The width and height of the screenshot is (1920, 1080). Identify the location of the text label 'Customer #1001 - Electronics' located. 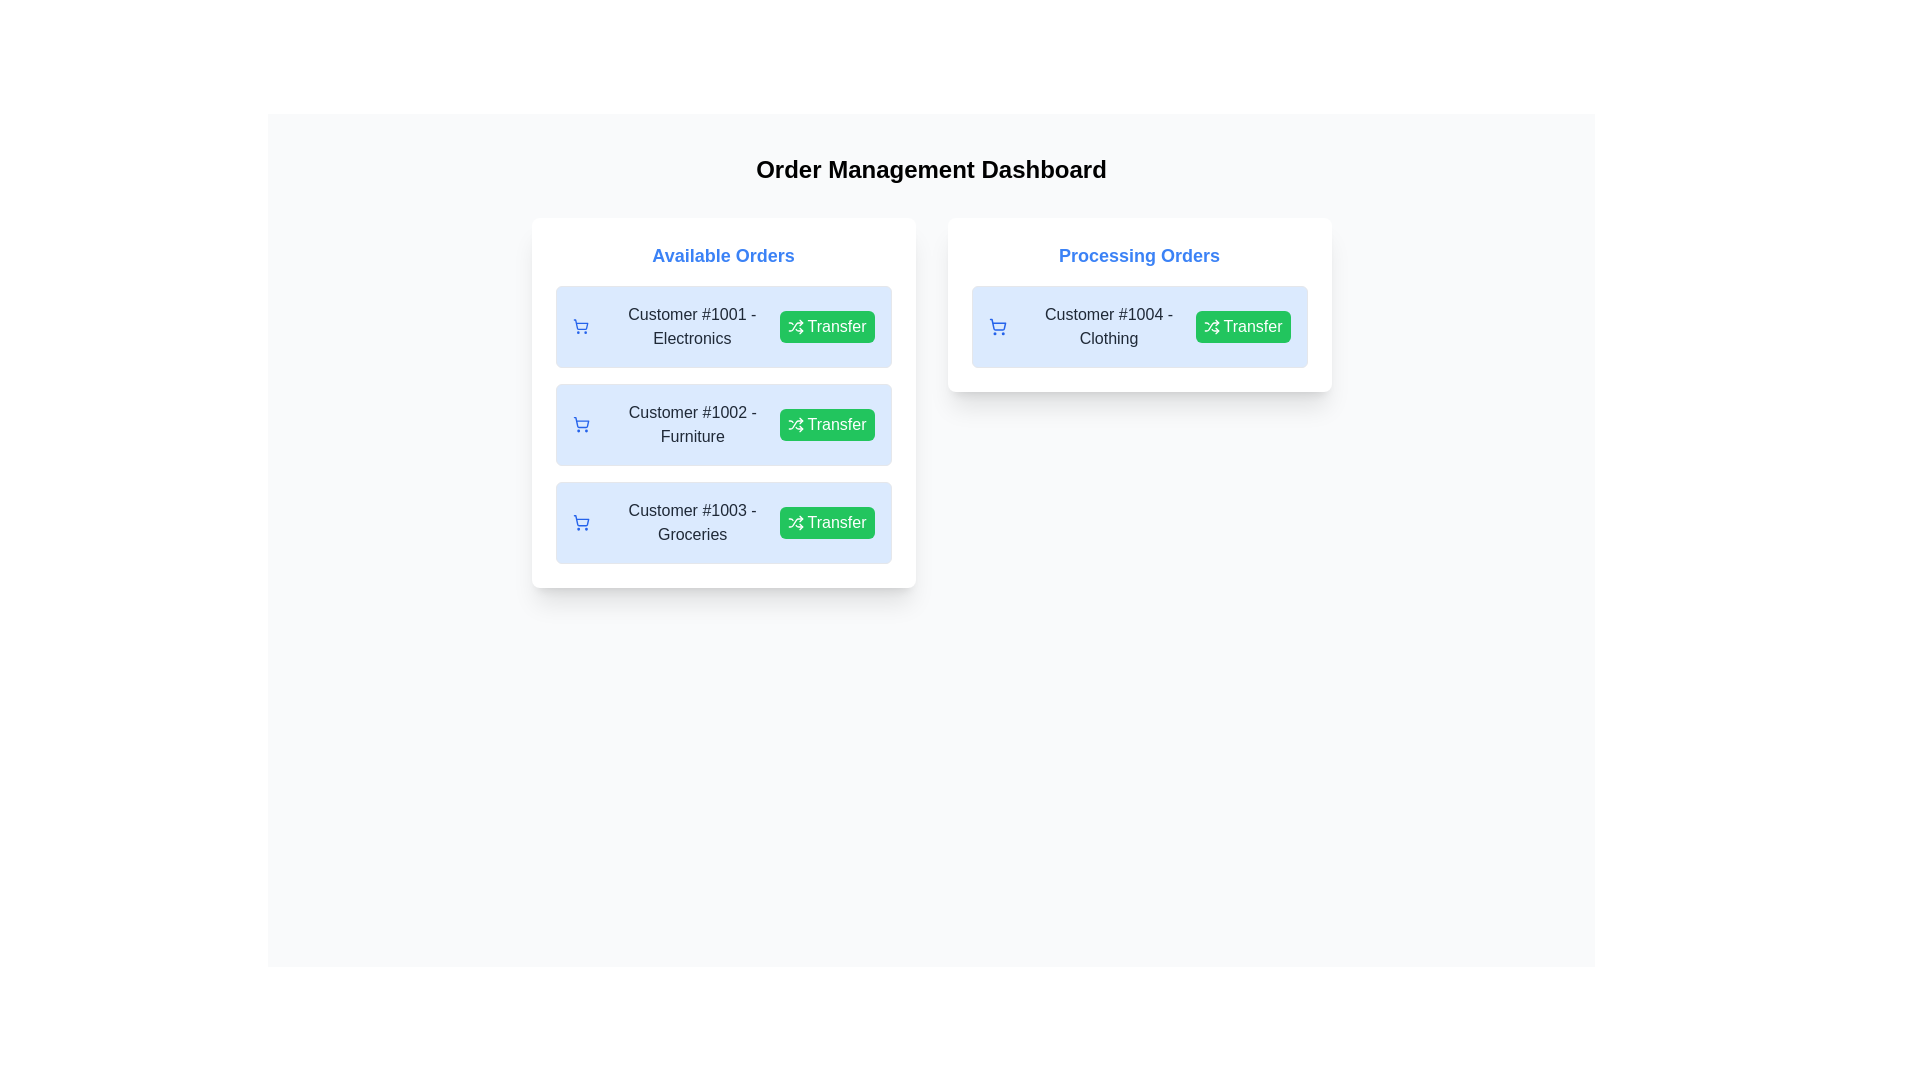
(676, 326).